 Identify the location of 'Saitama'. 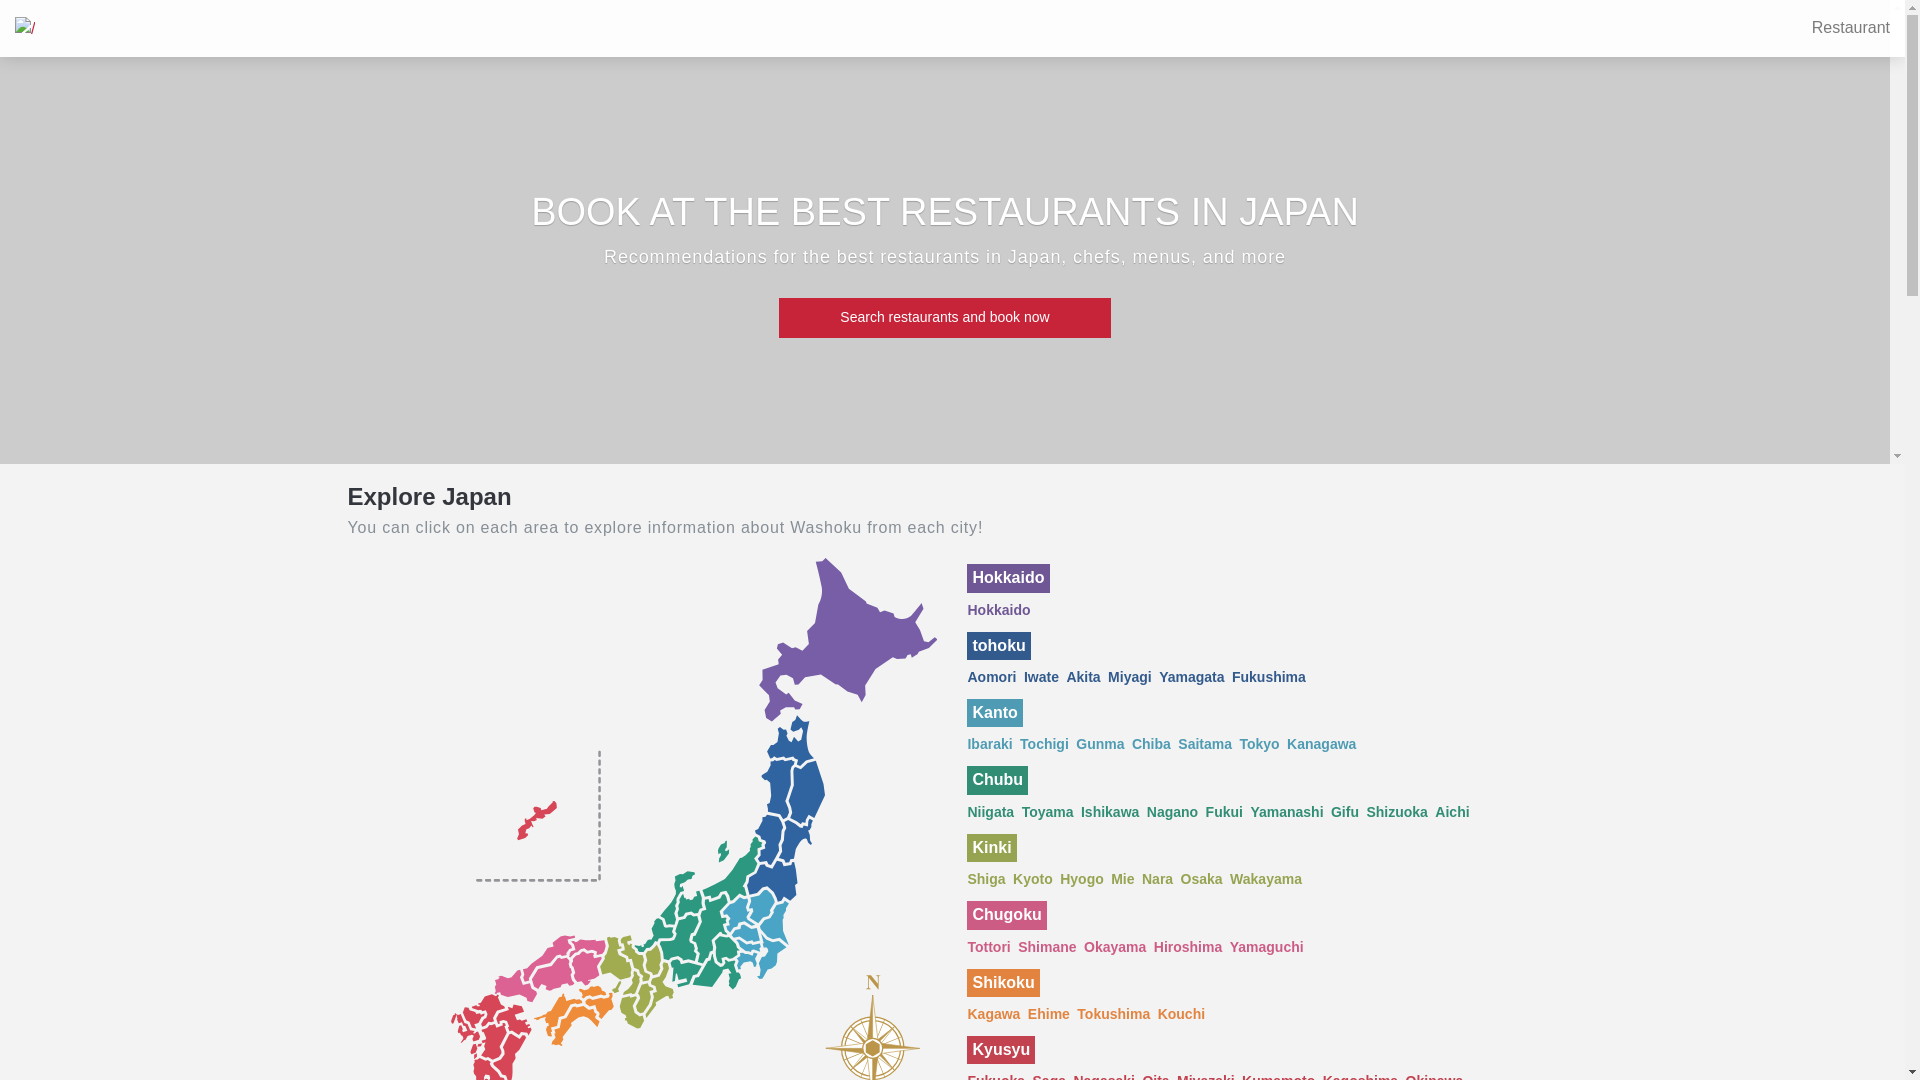
(1203, 744).